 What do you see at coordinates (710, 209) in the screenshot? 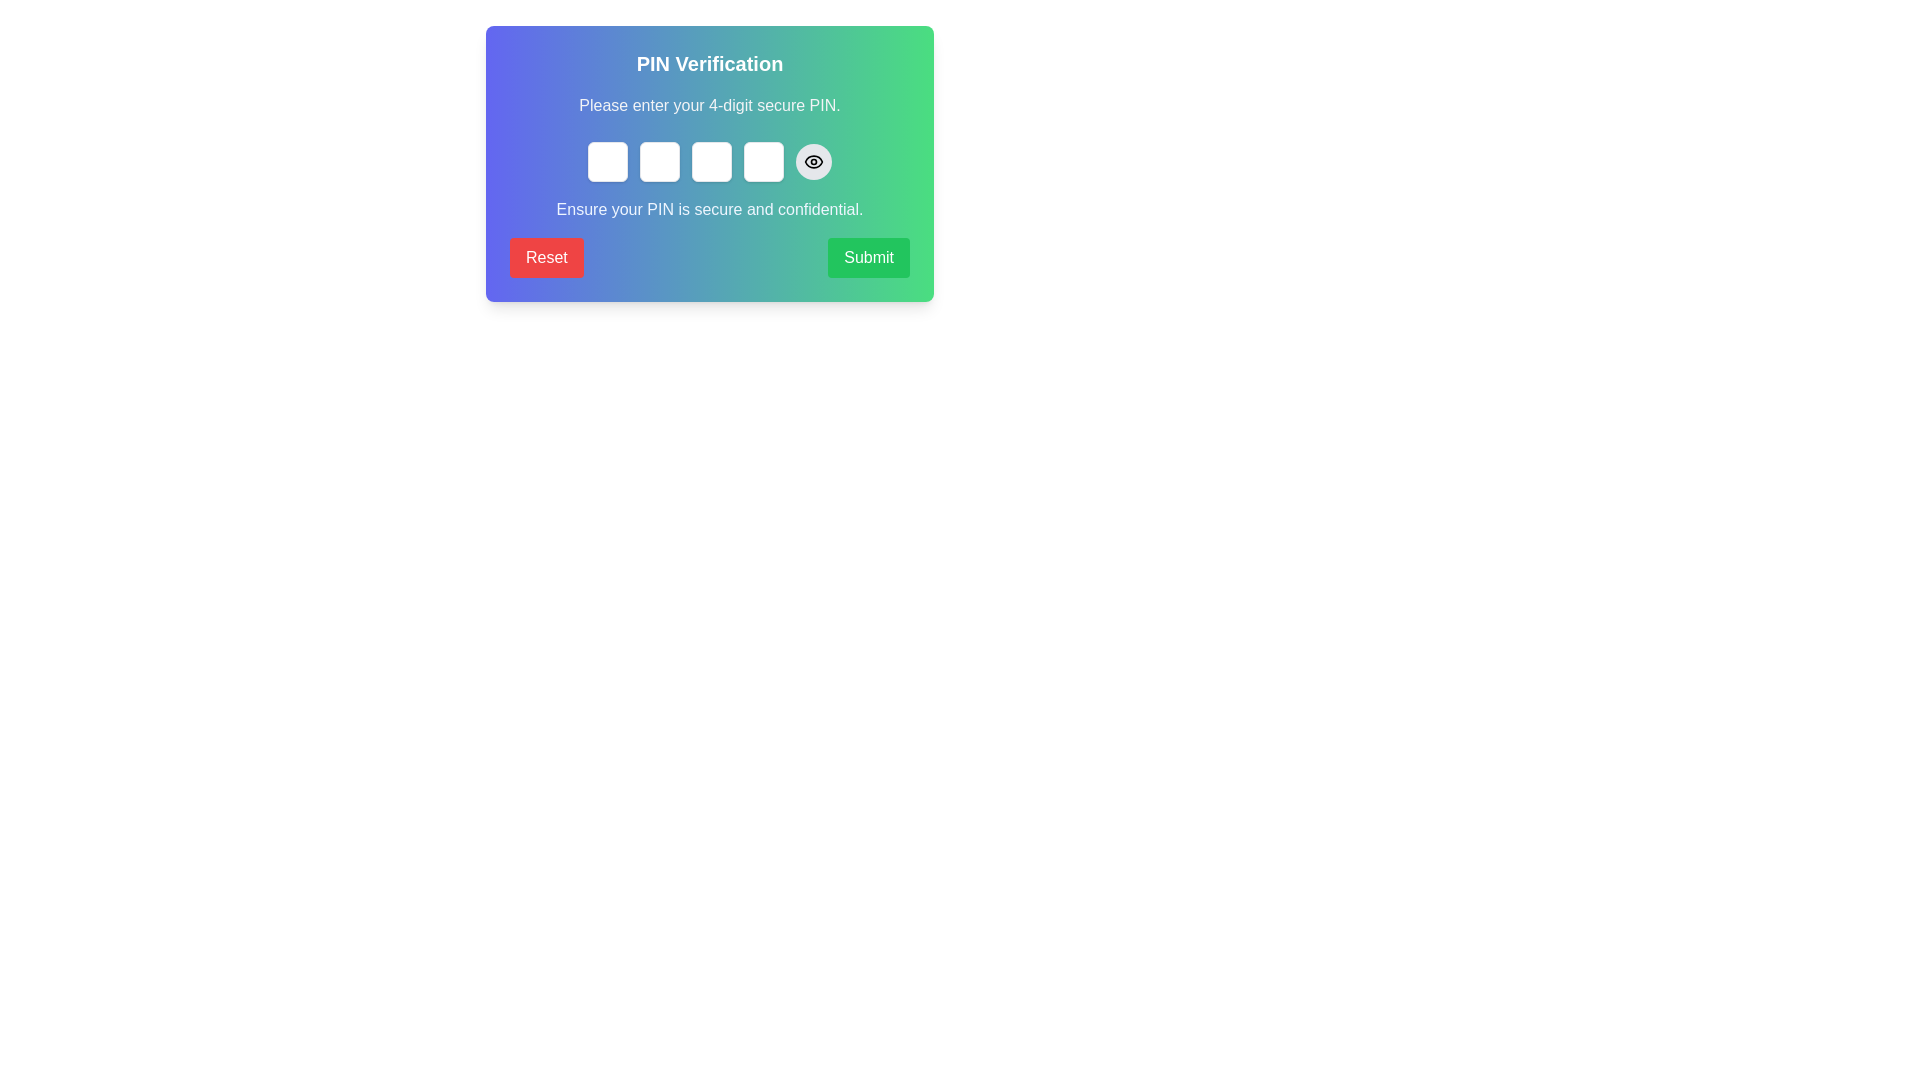
I see `the instructional text label reminding users about maintaining PIN security, positioned below the PIN entry fields and above the 'Reset' and 'Submit' buttons` at bounding box center [710, 209].